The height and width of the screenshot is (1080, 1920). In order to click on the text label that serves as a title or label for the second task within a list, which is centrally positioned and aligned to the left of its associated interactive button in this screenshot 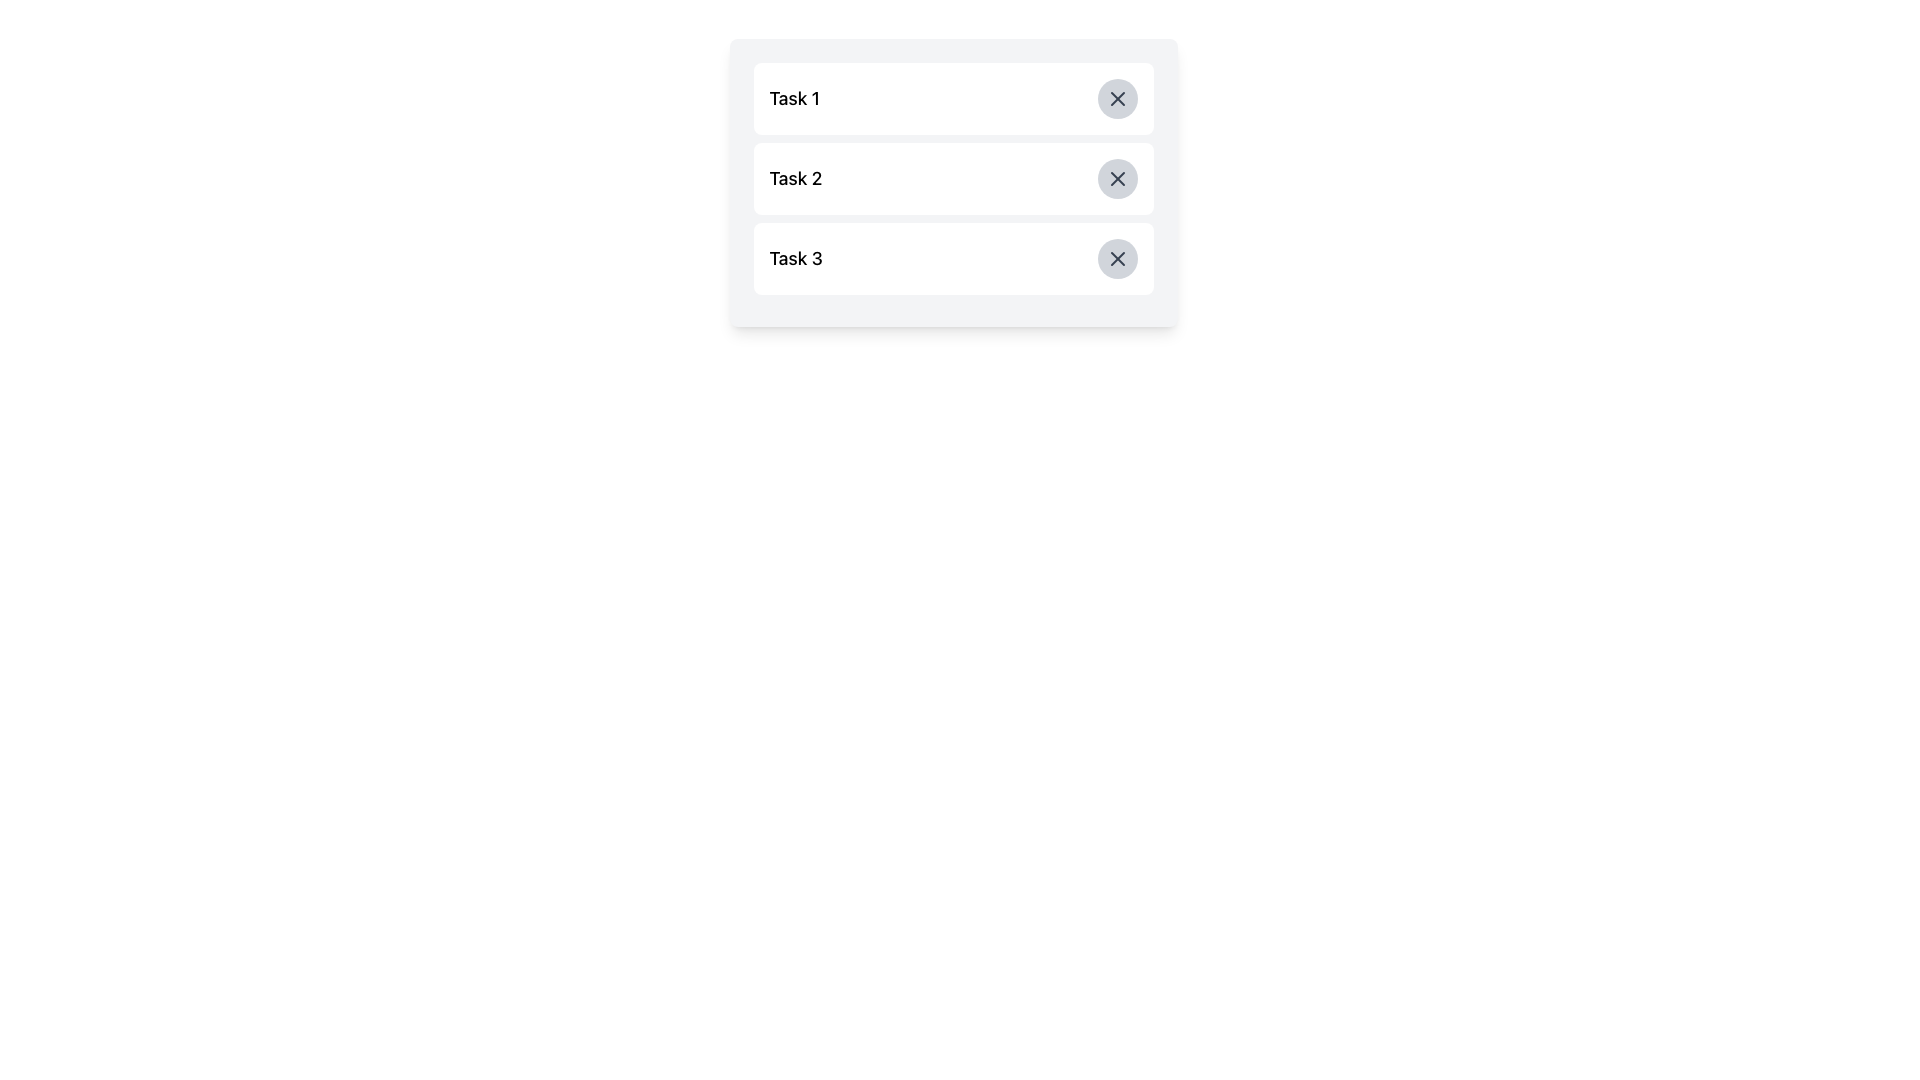, I will do `click(794, 177)`.